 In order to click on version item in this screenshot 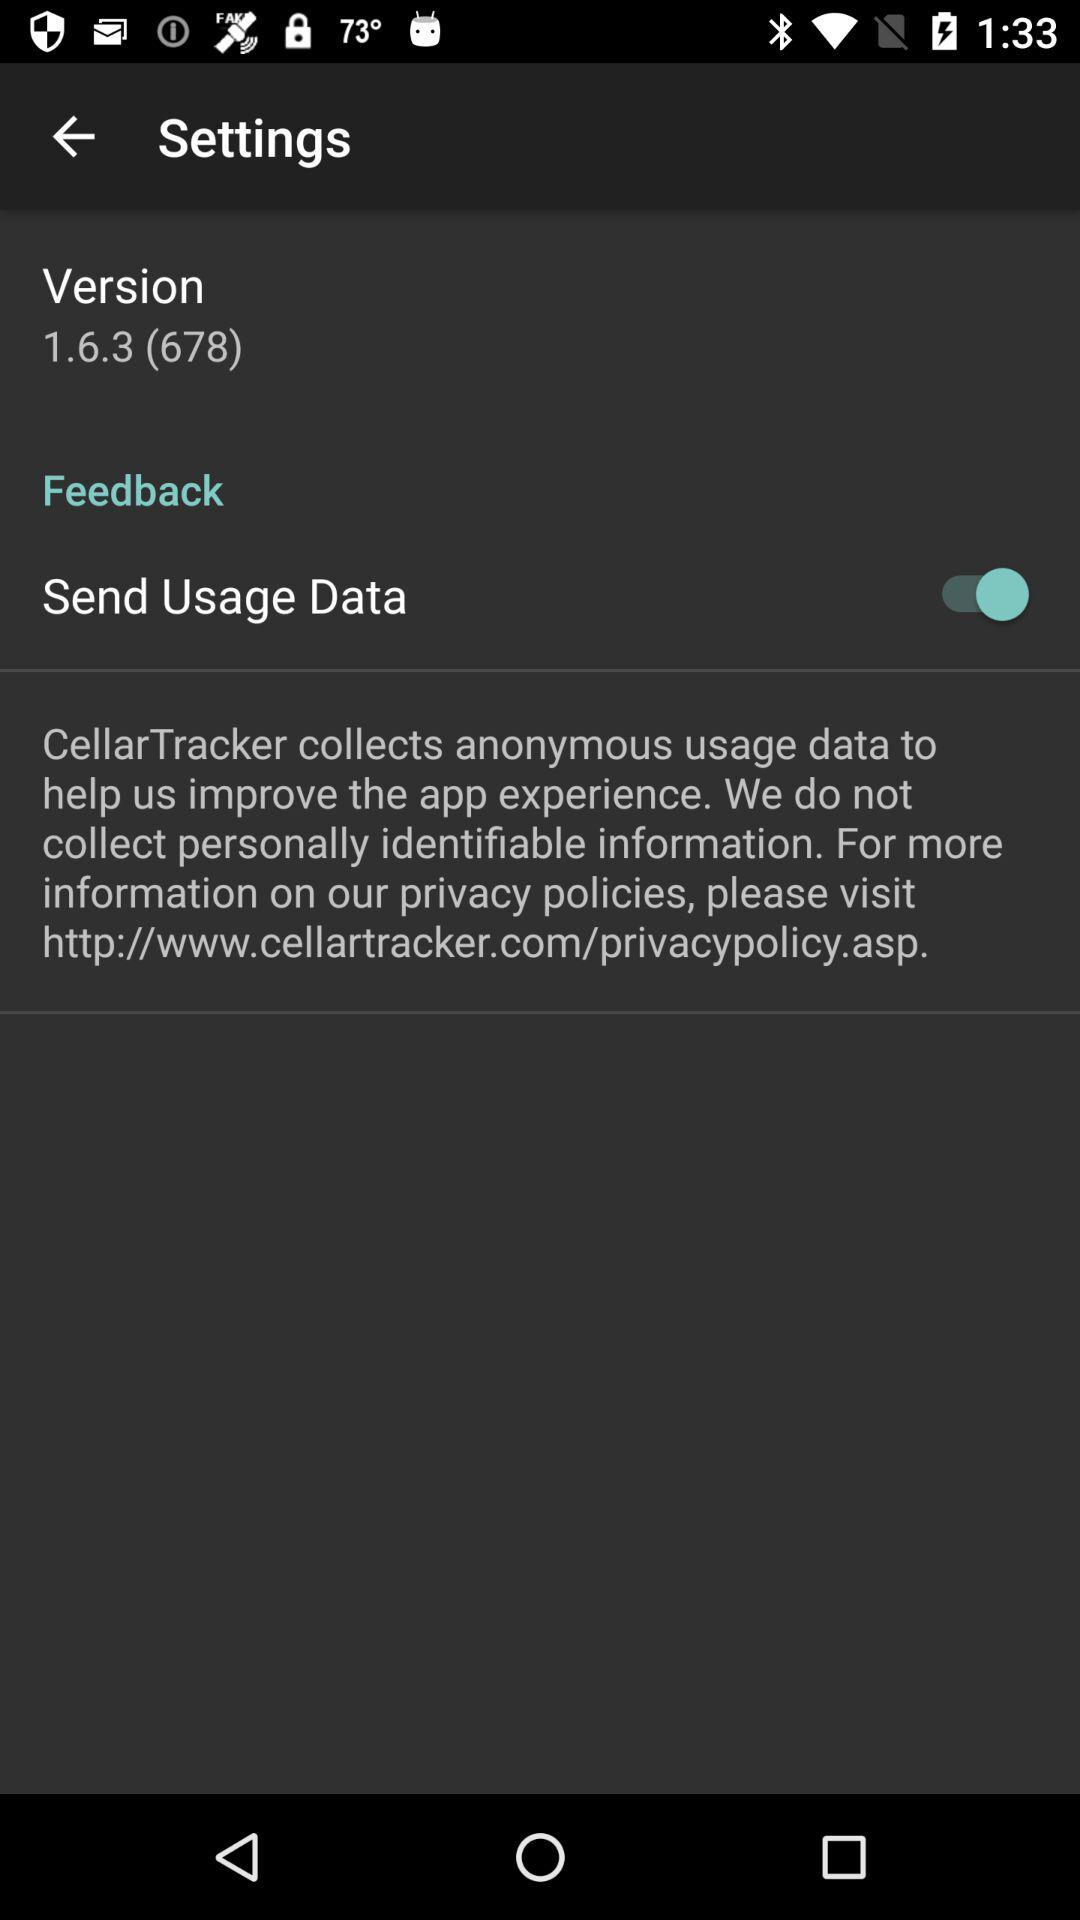, I will do `click(123, 283)`.